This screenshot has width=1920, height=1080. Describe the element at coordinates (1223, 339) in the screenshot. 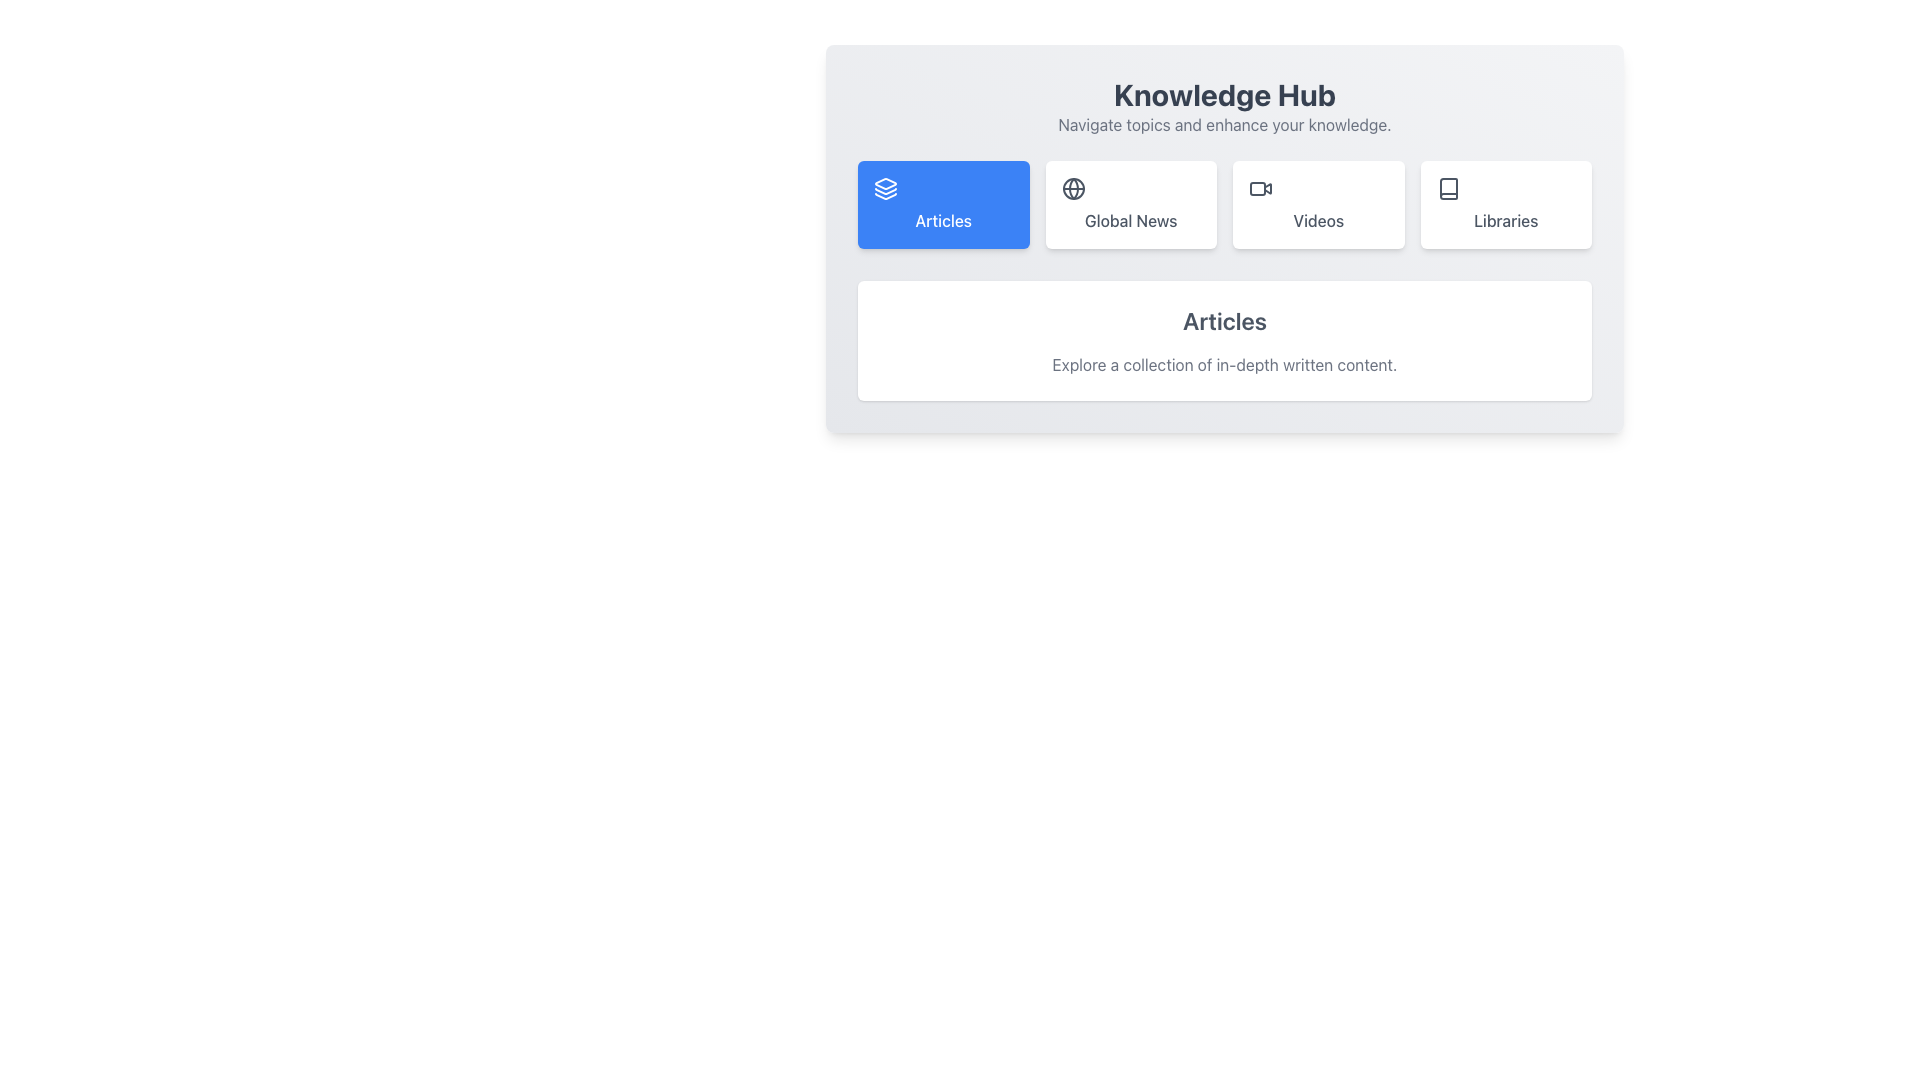

I see `the Informational panel with a white background and rounded corners that contains the text 'Articles' and 'Explore a collection of in-depth written content.'` at that location.